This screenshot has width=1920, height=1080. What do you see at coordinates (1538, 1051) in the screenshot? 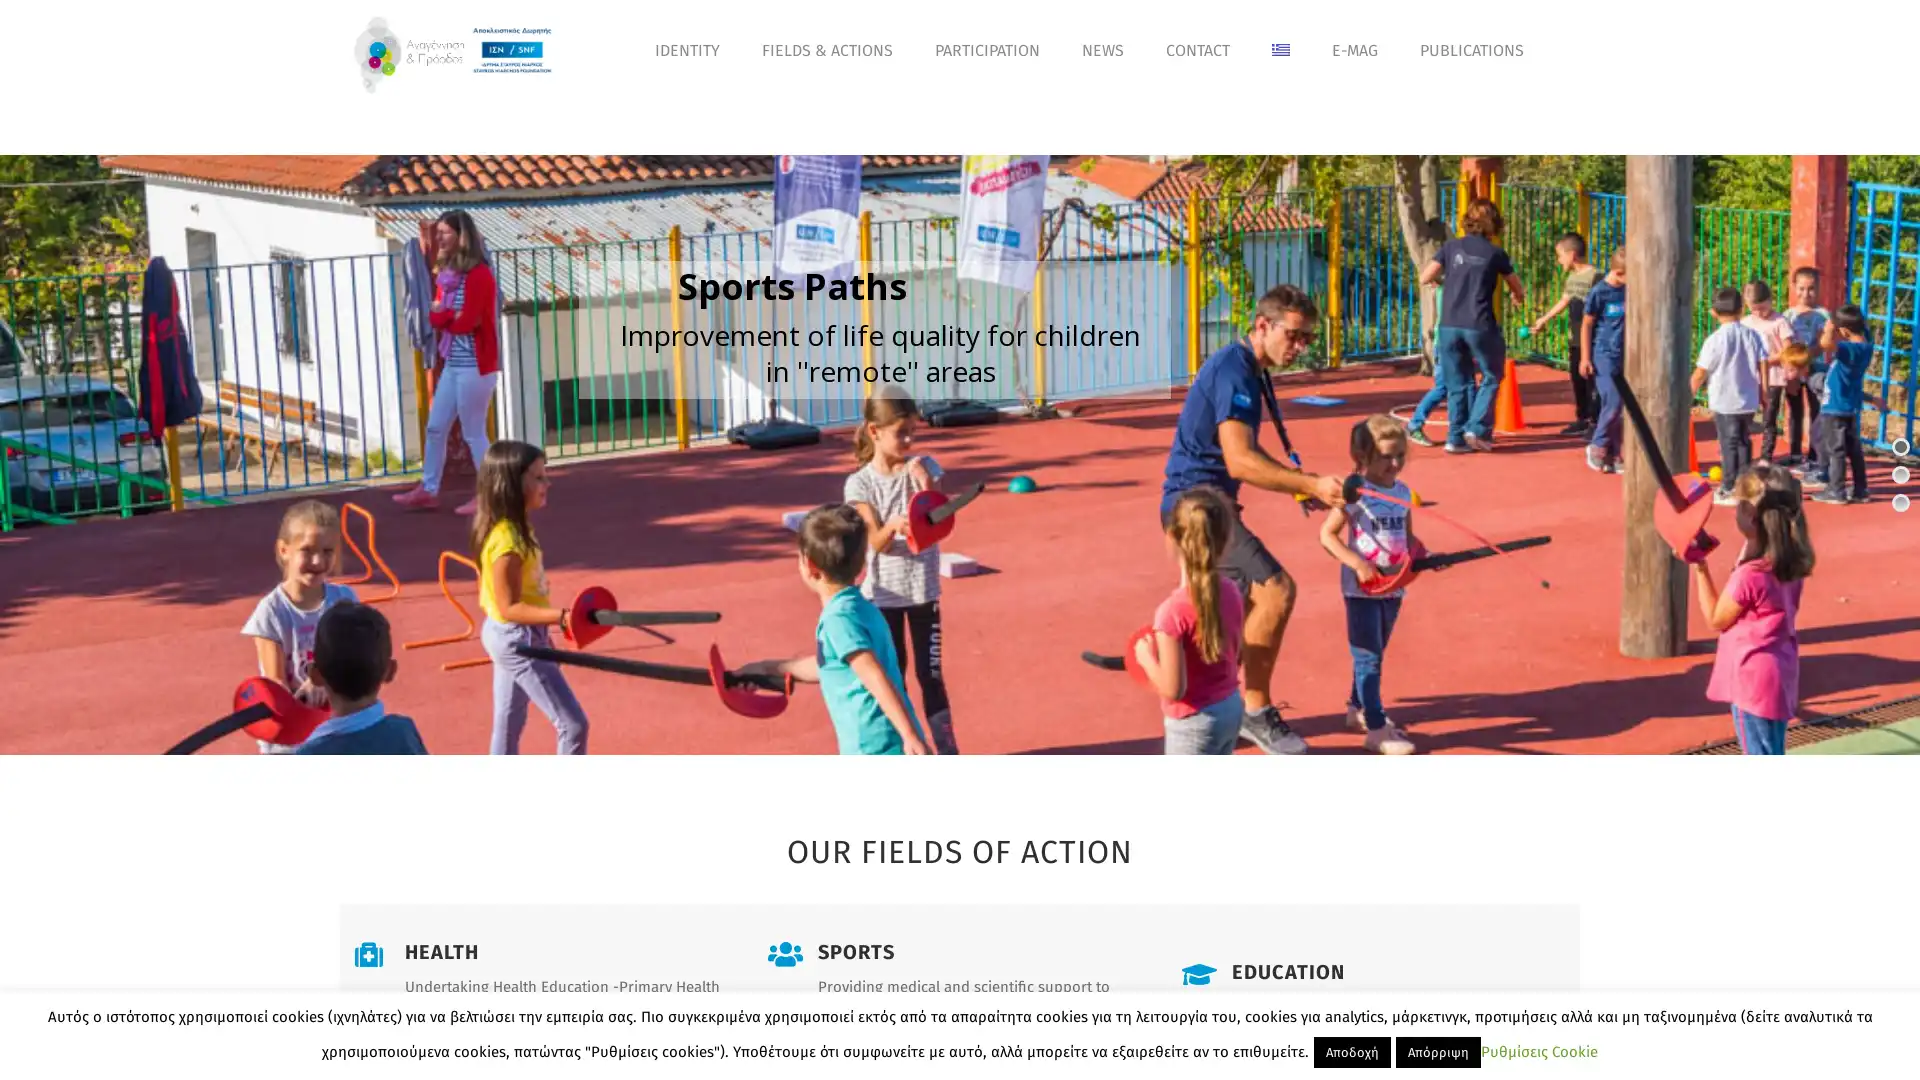
I see `Cookie` at bounding box center [1538, 1051].